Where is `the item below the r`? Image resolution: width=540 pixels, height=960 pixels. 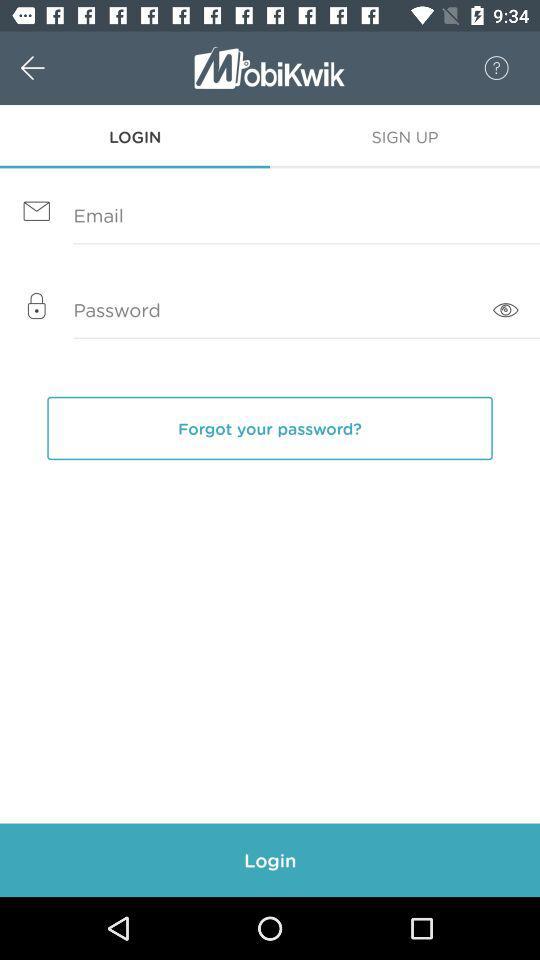 the item below the r is located at coordinates (405, 135).